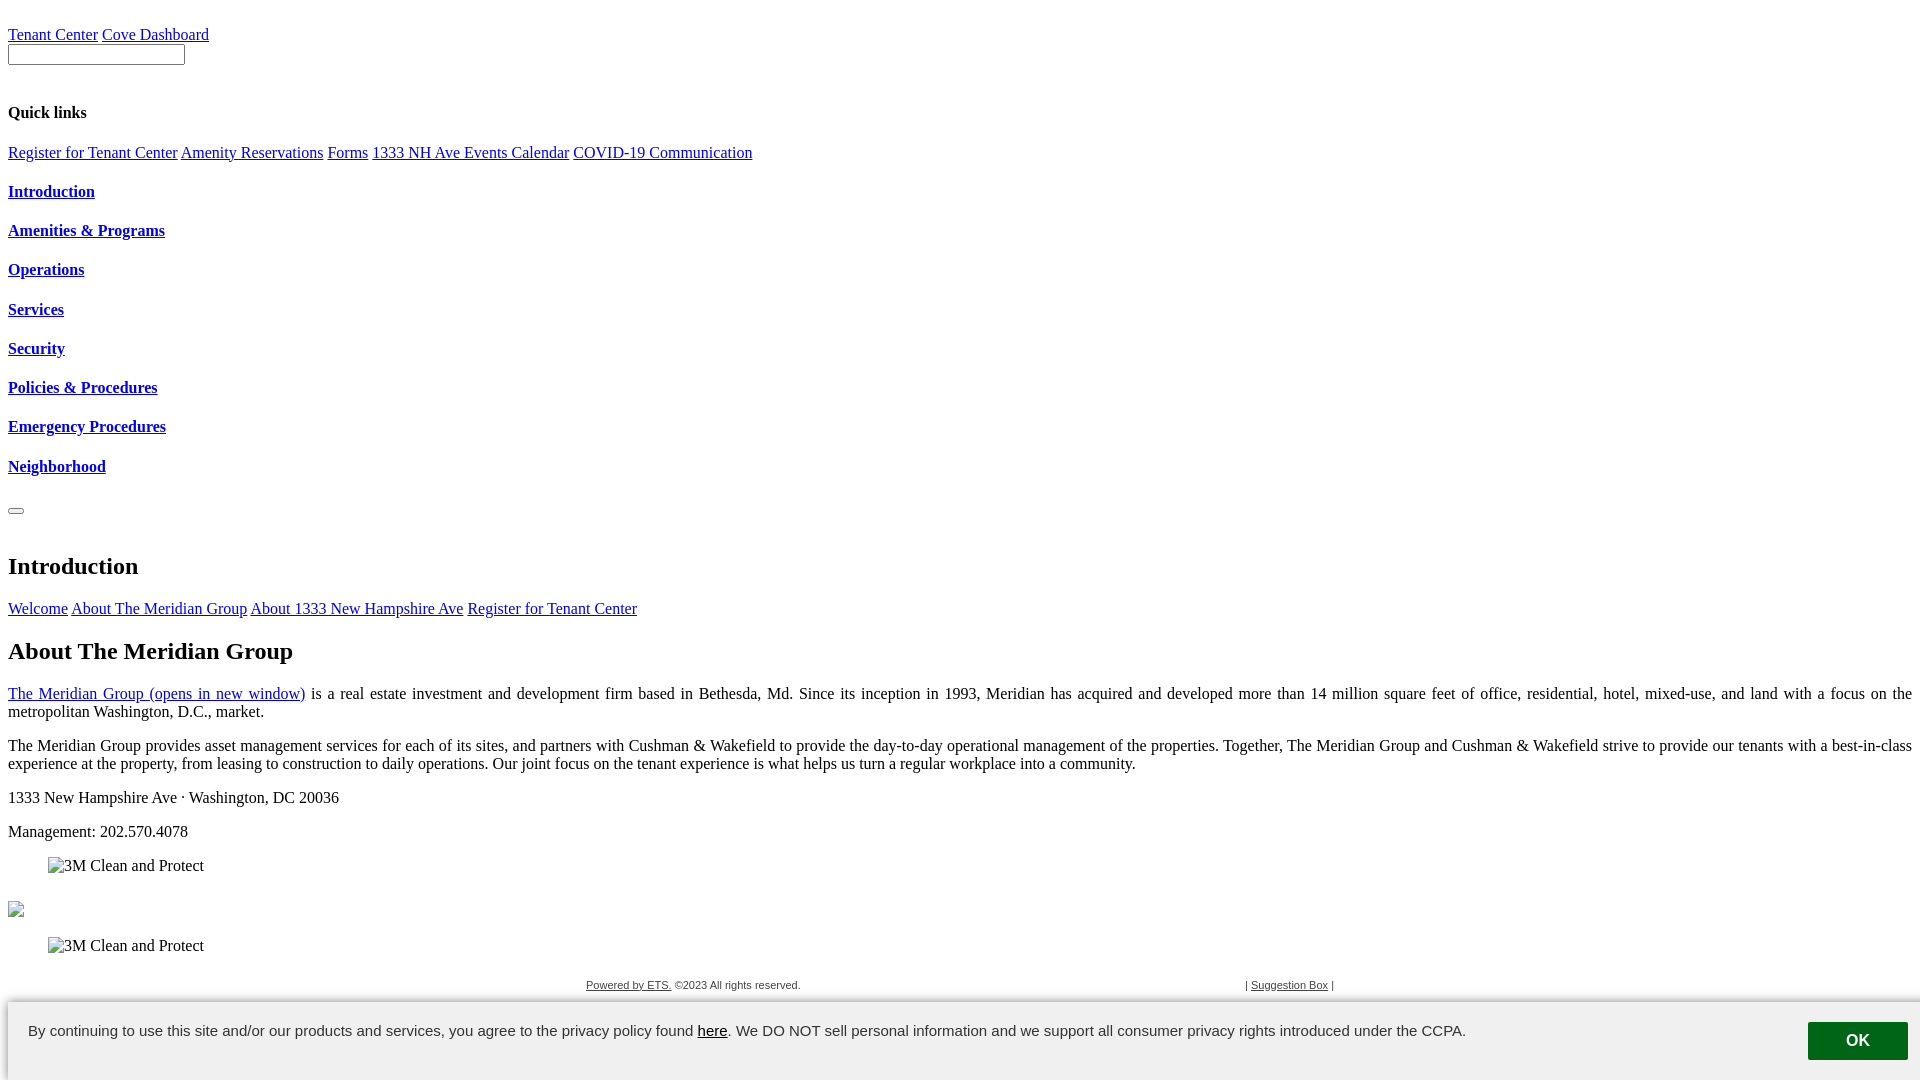  What do you see at coordinates (469, 151) in the screenshot?
I see `'1333 NH Ave Events Calendar'` at bounding box center [469, 151].